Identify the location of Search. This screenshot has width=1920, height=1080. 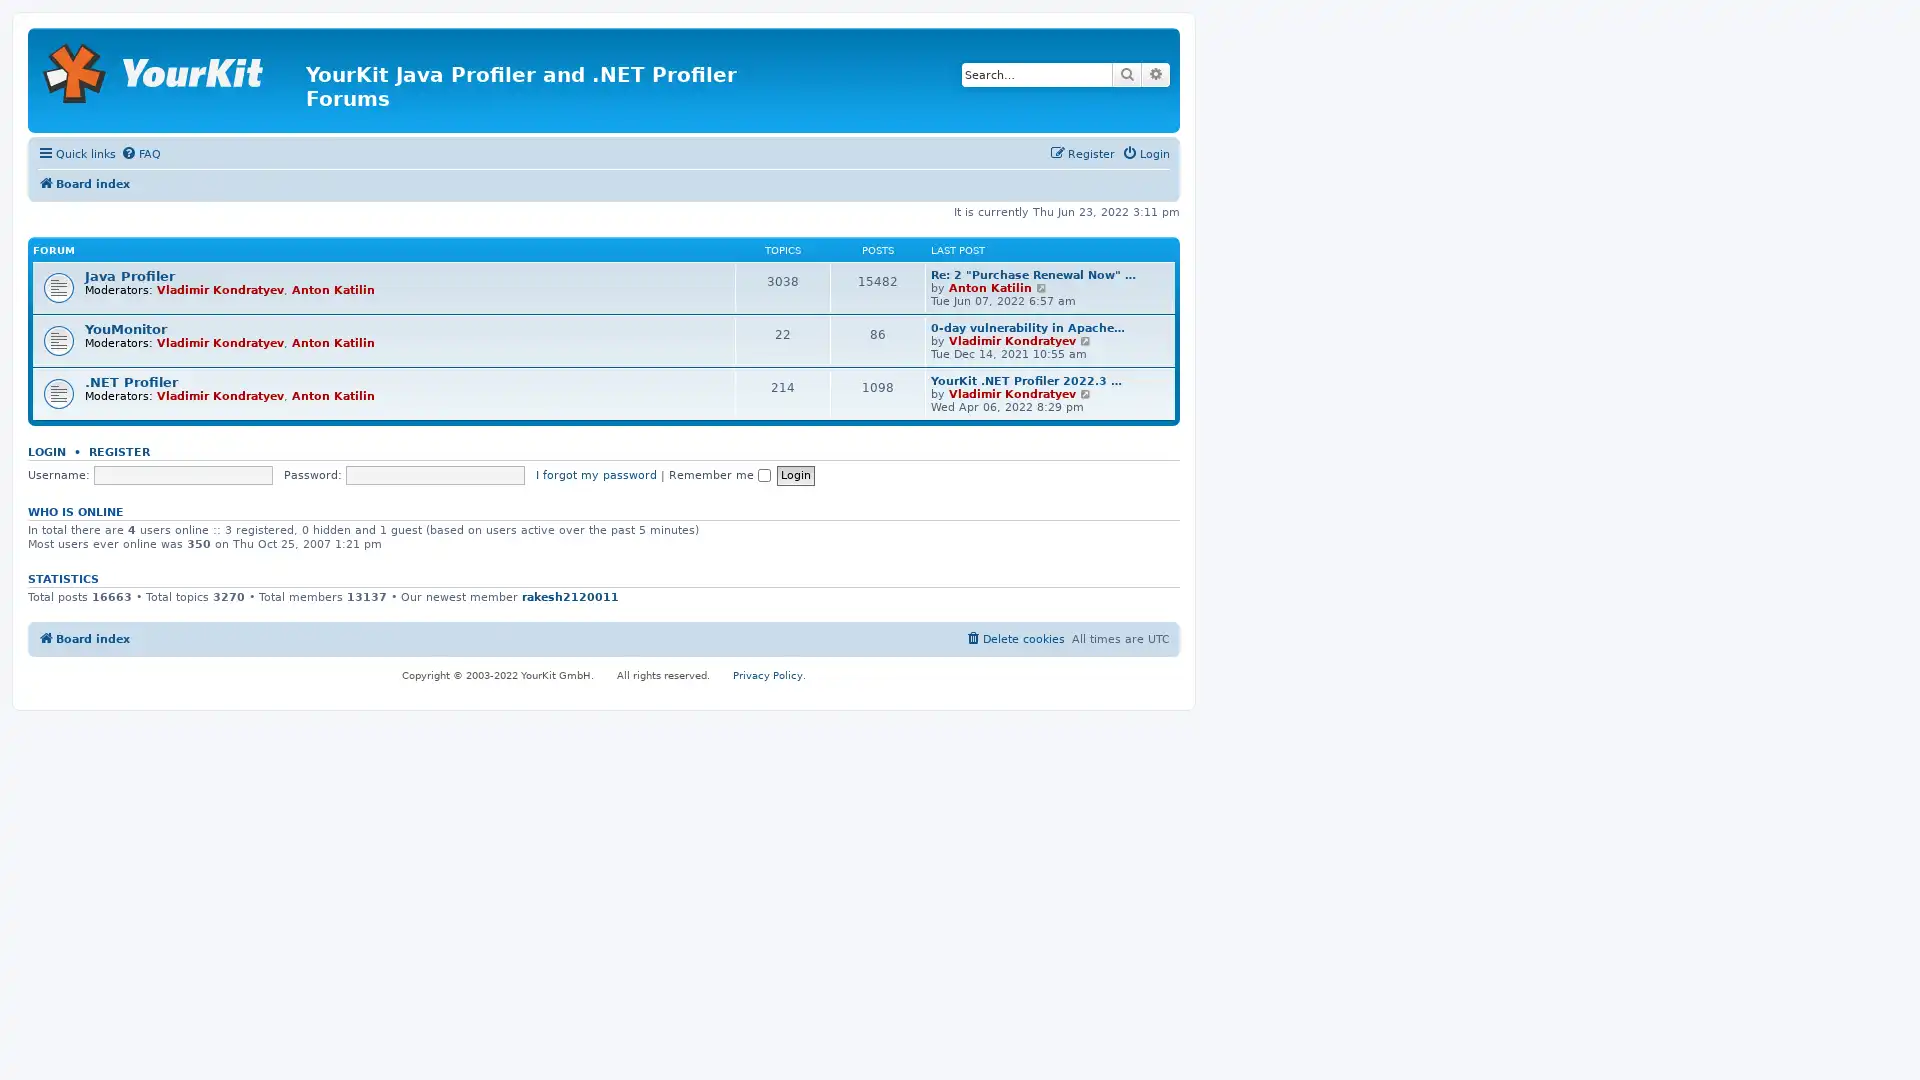
(1127, 73).